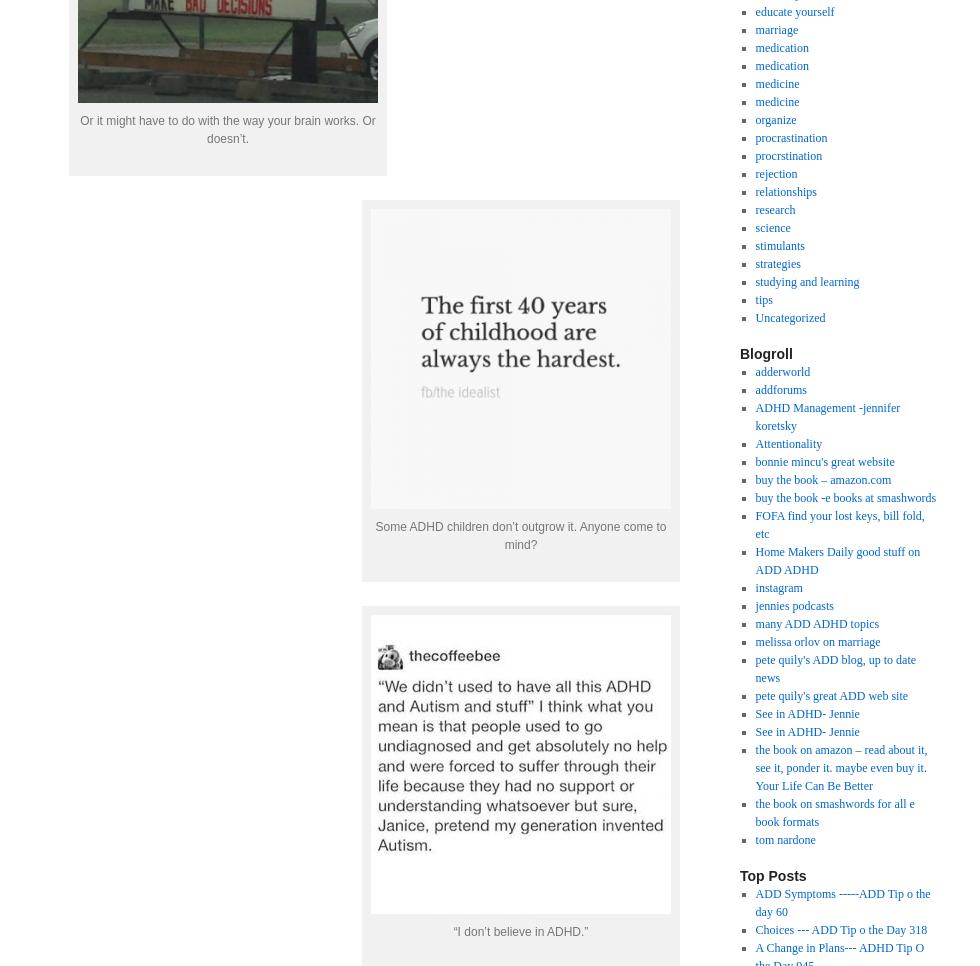 This screenshot has height=966, width=980. Describe the element at coordinates (845, 496) in the screenshot. I see `'buy the book -e books at smashwords'` at that location.